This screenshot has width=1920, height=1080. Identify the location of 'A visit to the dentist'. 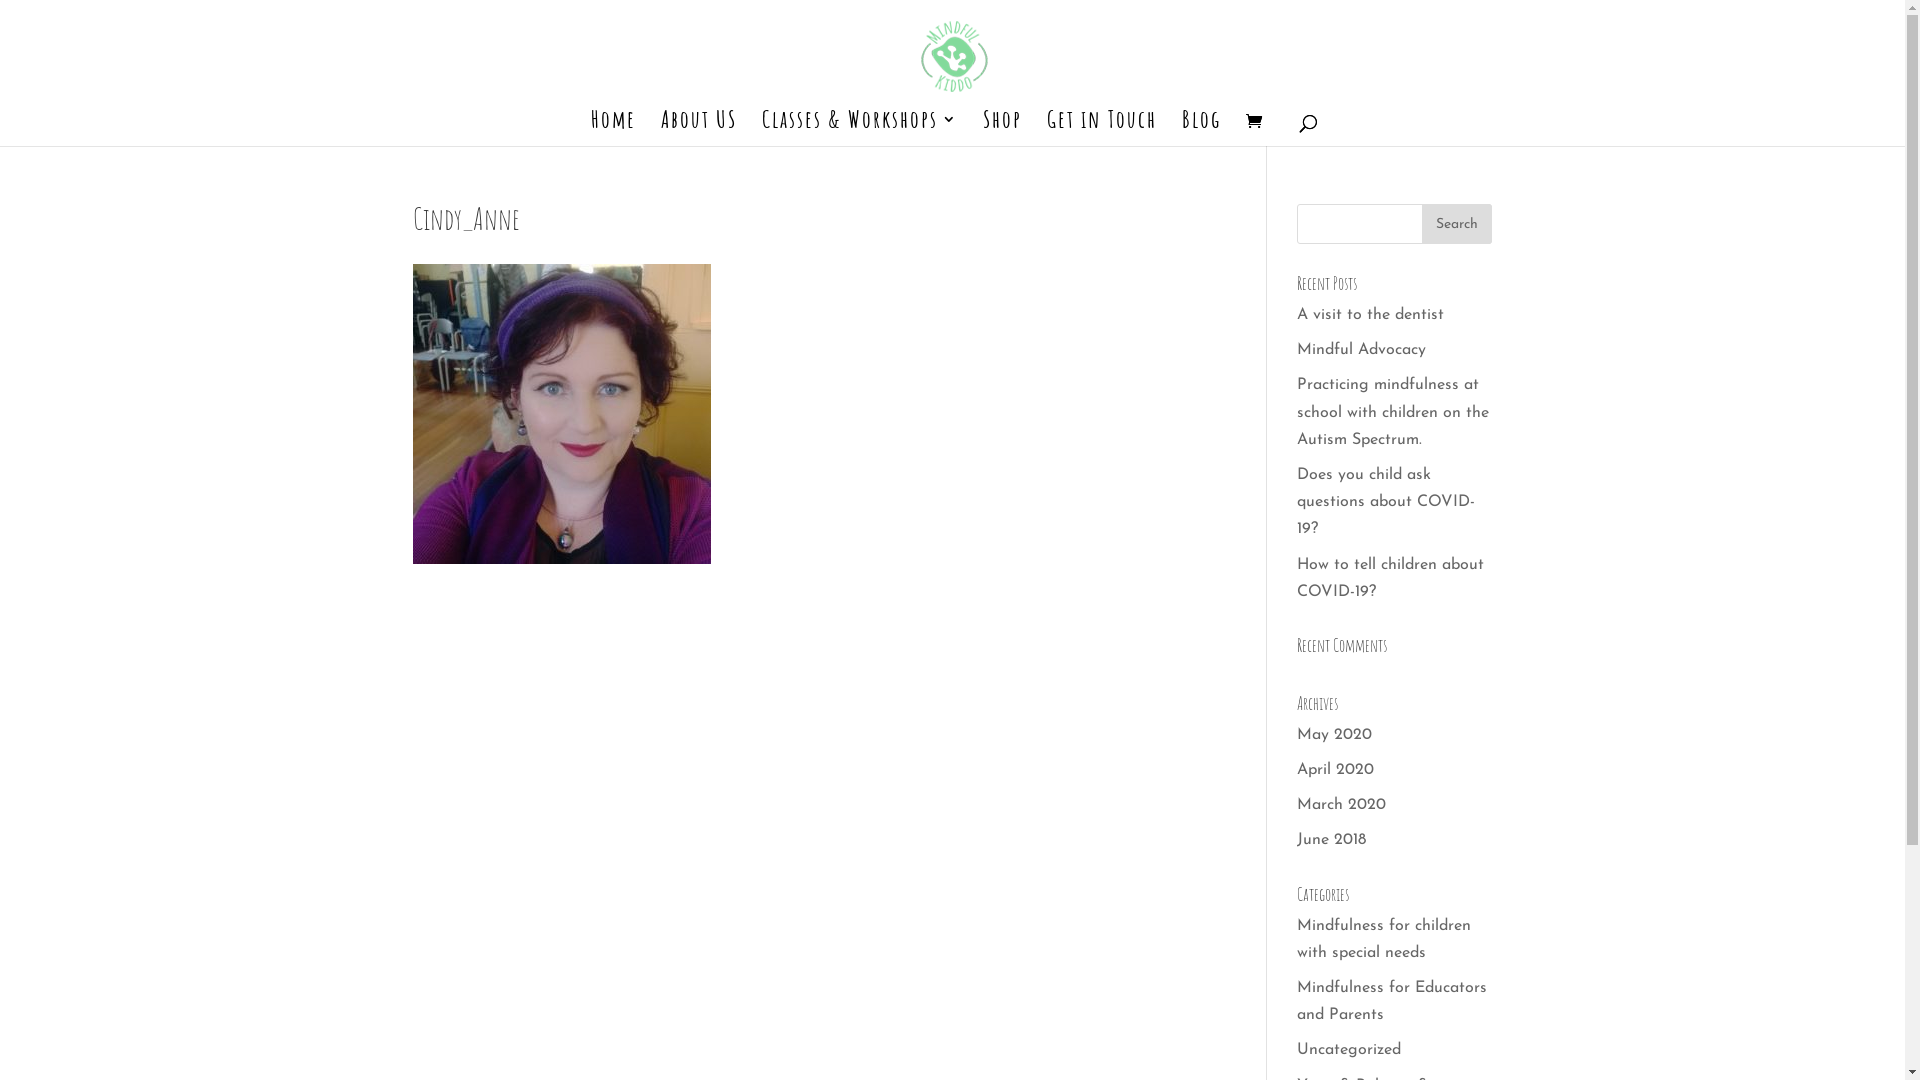
(1369, 315).